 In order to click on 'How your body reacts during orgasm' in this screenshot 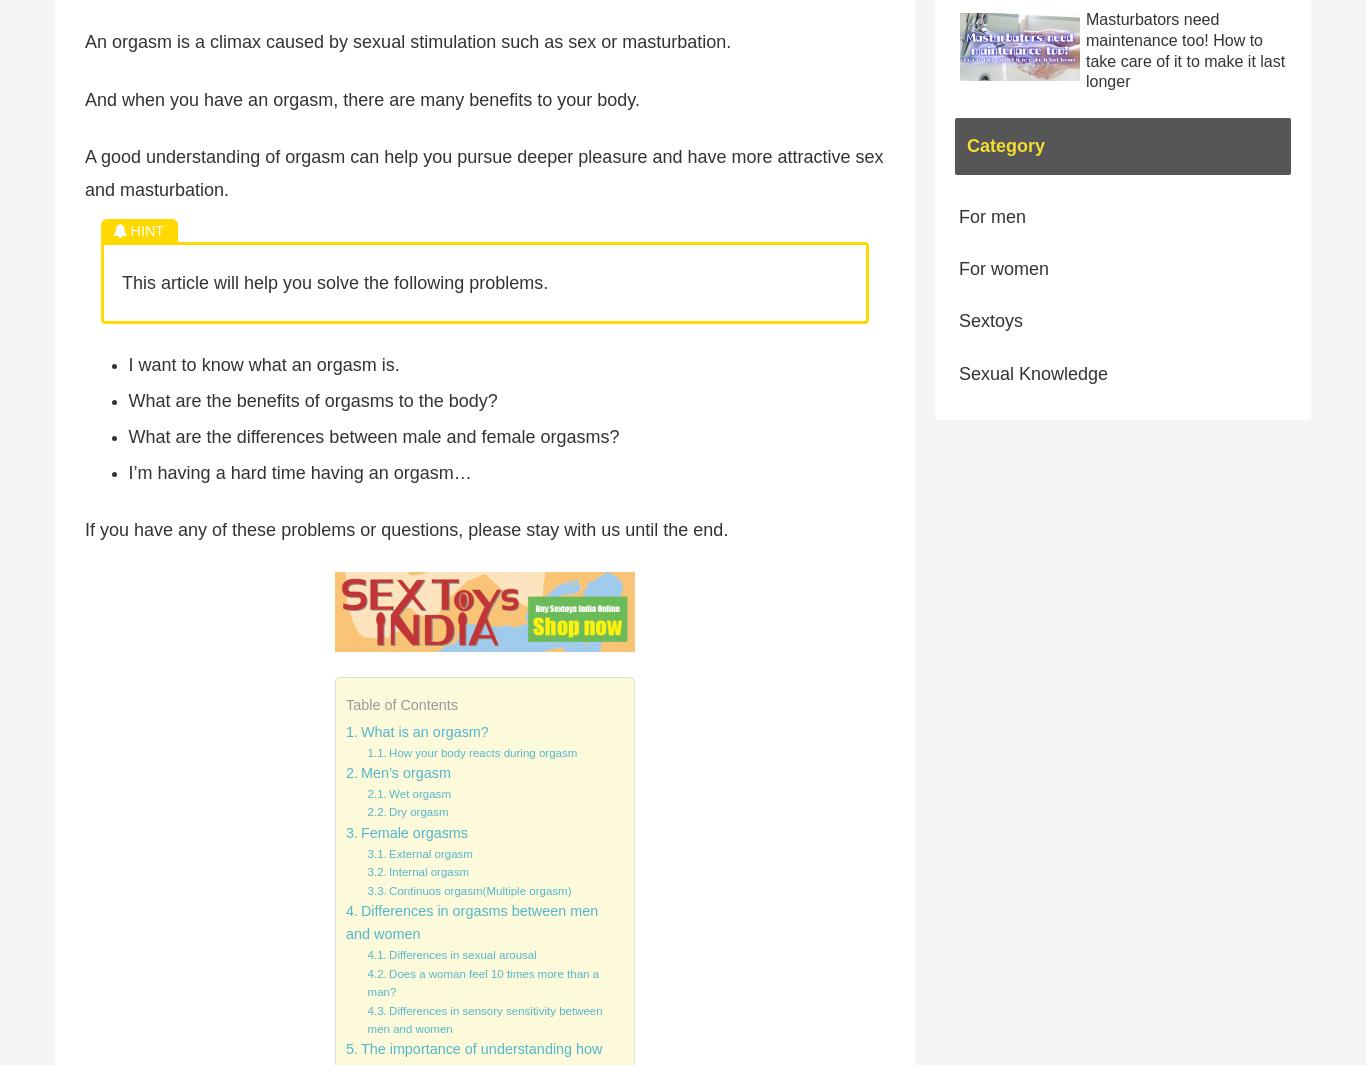, I will do `click(388, 751)`.